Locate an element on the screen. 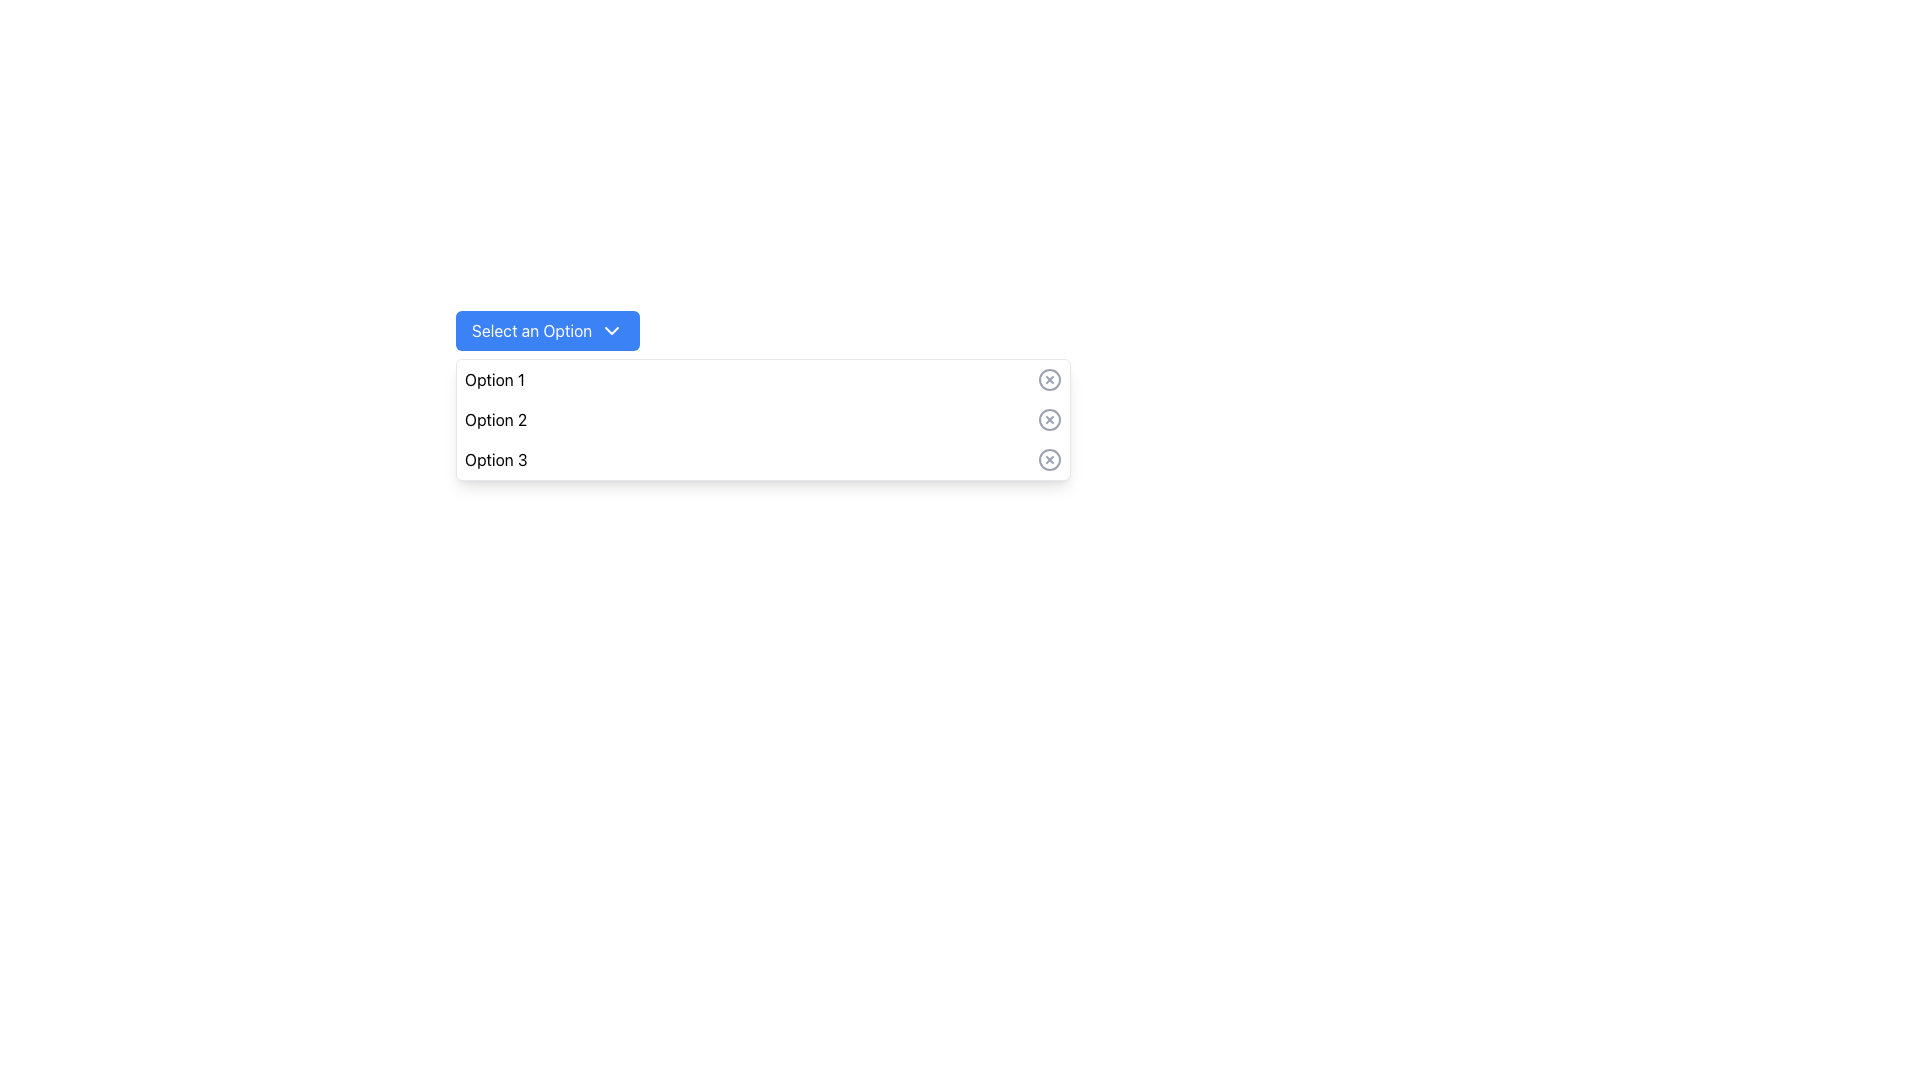 Image resolution: width=1920 pixels, height=1080 pixels. the delete icon associated with 'Option 1' in the dropdown is located at coordinates (1049, 380).